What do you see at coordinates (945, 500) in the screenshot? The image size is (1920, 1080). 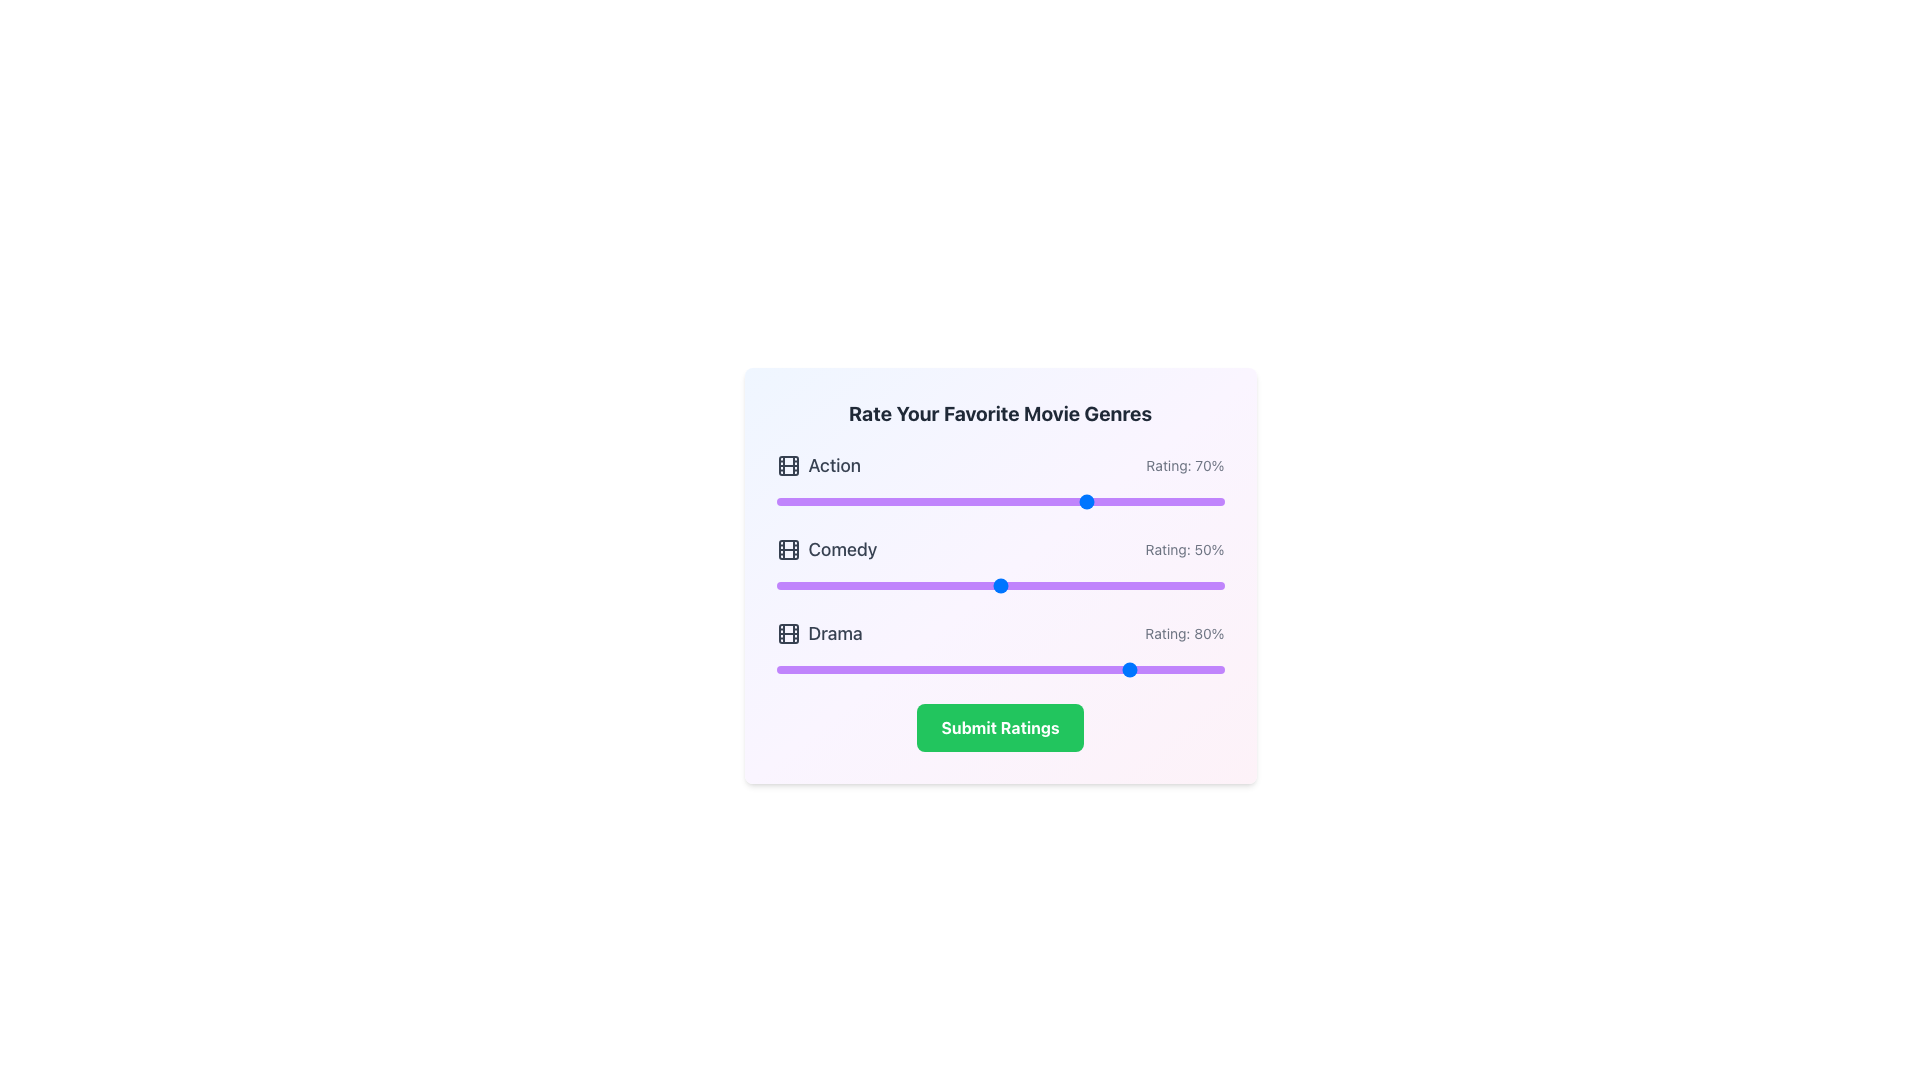 I see `the 'Action' movie genre rating` at bounding box center [945, 500].